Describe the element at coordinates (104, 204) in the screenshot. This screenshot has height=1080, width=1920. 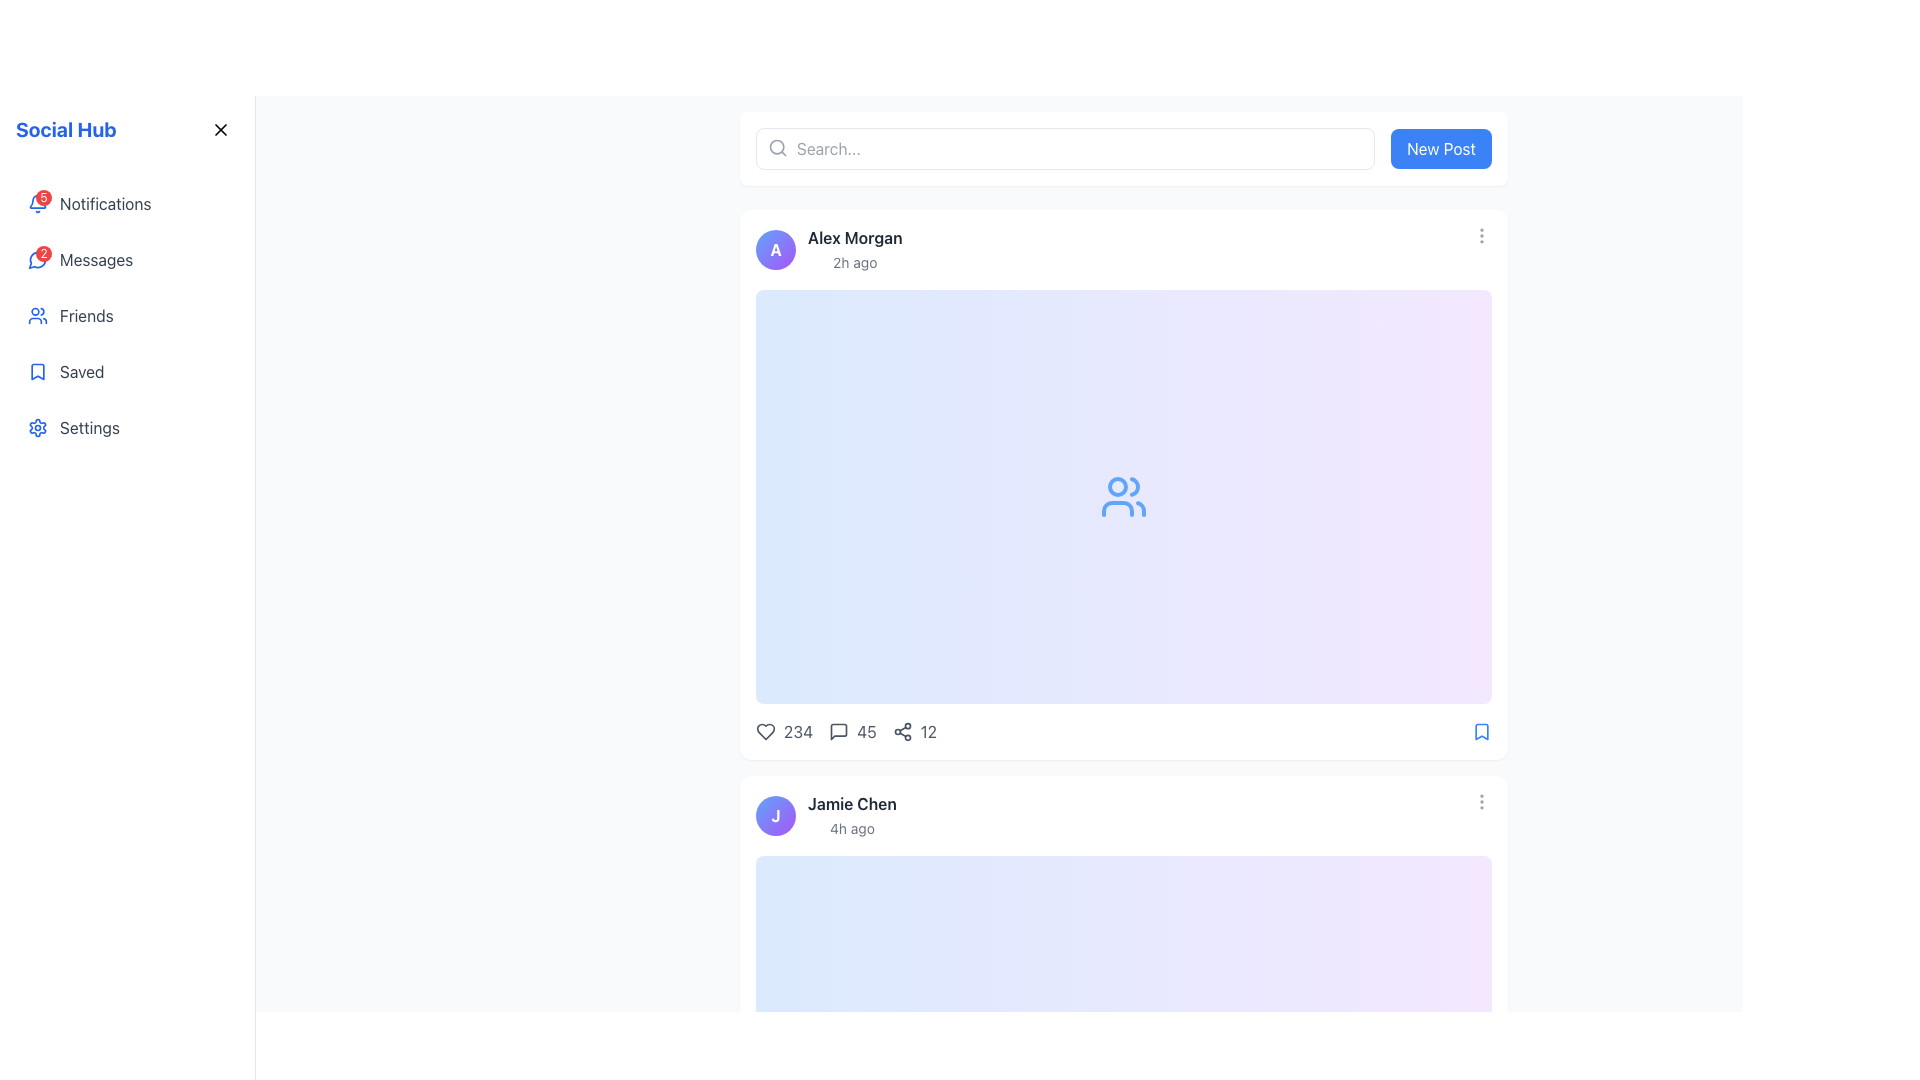
I see `the 'Notifications' text label in the sidebar menu, which identifies the notifications section of the interface` at that location.